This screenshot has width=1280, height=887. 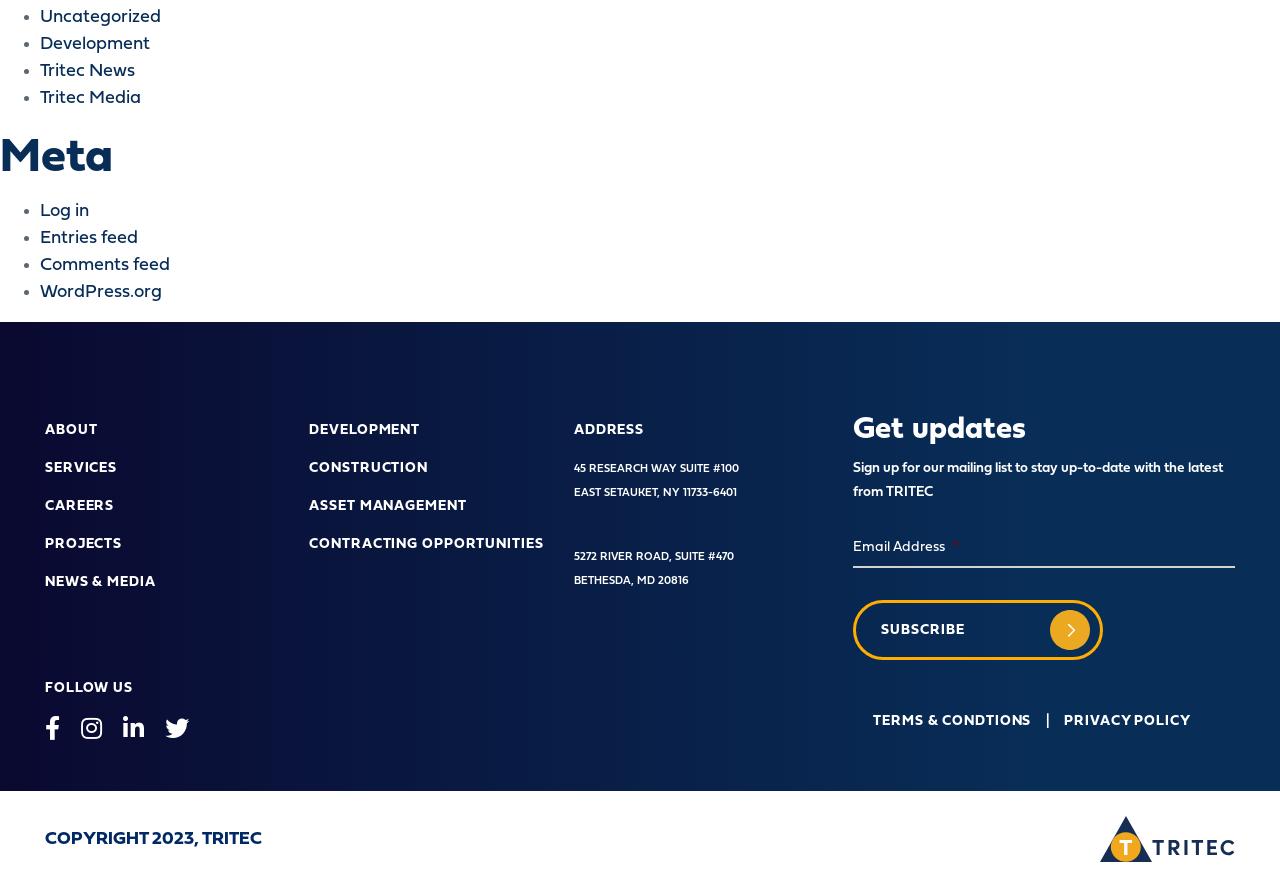 What do you see at coordinates (80, 466) in the screenshot?
I see `'Services'` at bounding box center [80, 466].